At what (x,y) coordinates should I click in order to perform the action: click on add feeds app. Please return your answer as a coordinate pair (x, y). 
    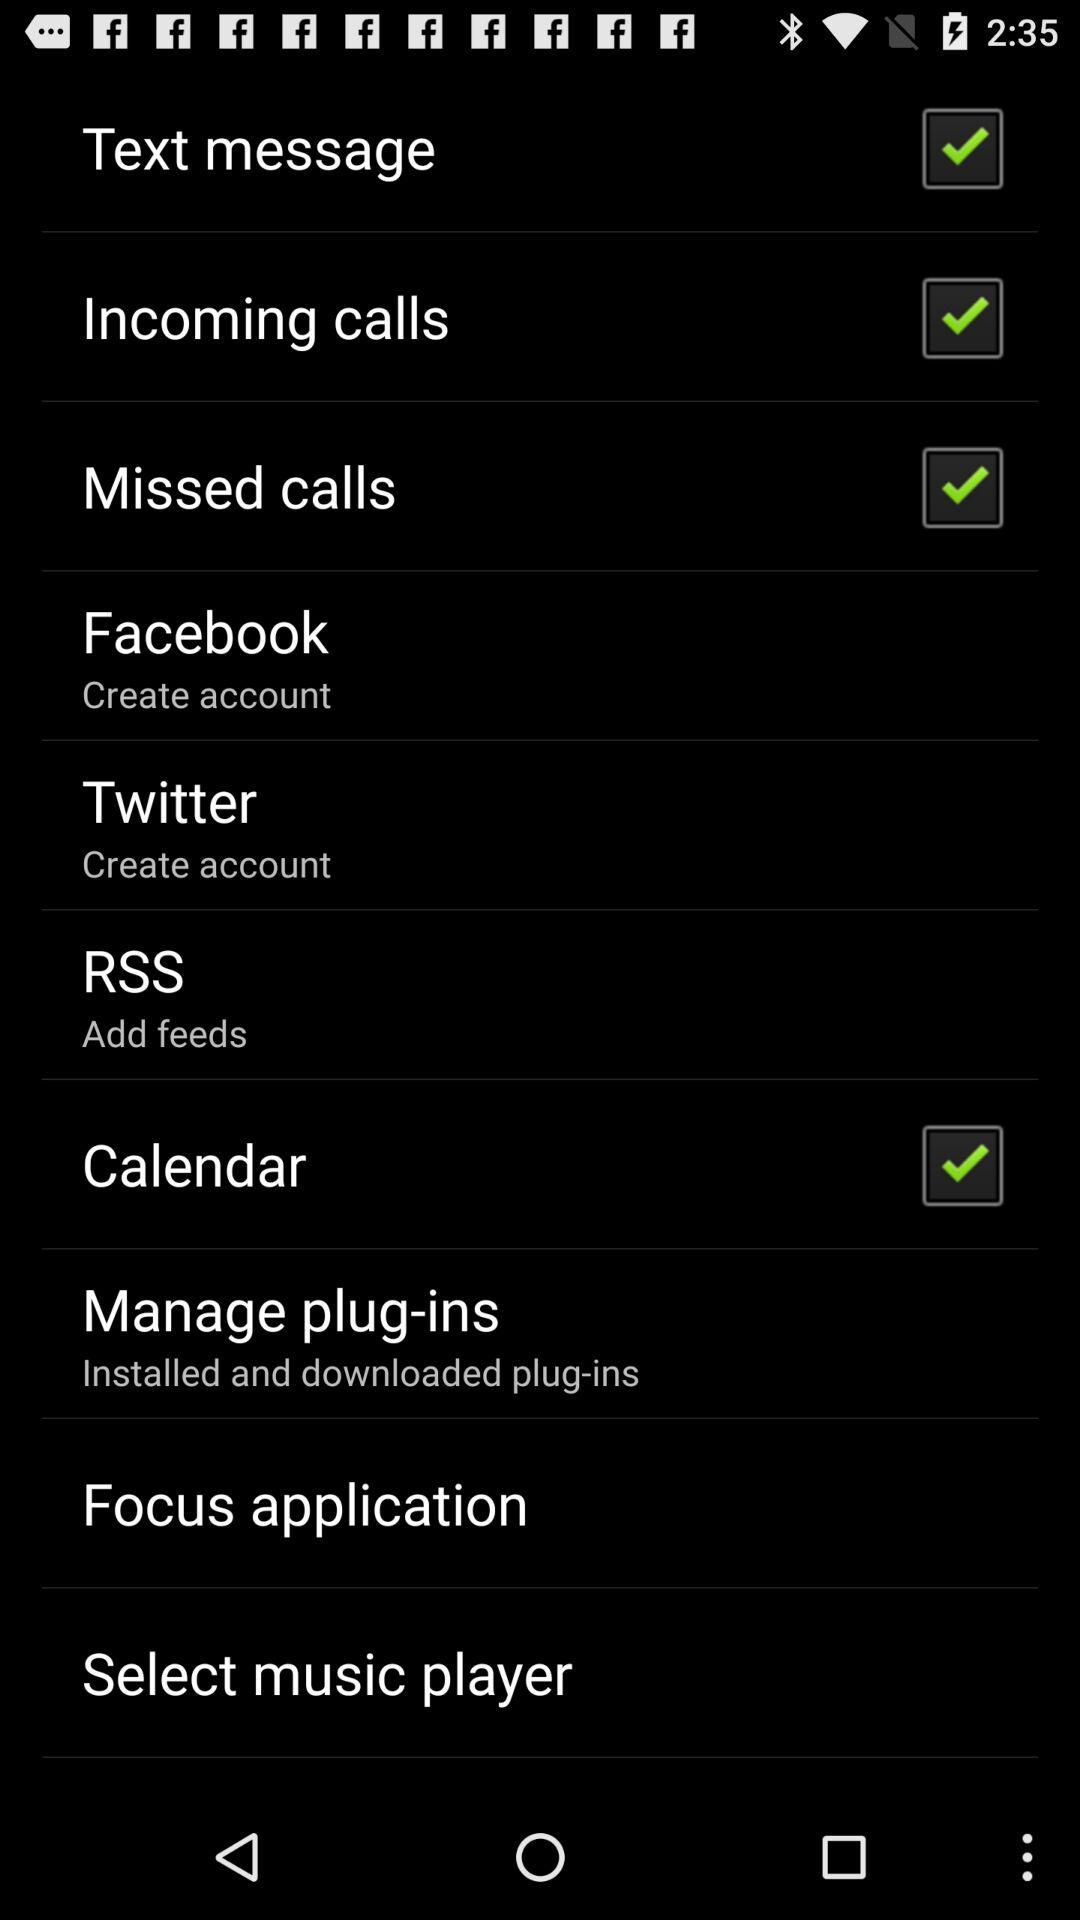
    Looking at the image, I should click on (163, 1032).